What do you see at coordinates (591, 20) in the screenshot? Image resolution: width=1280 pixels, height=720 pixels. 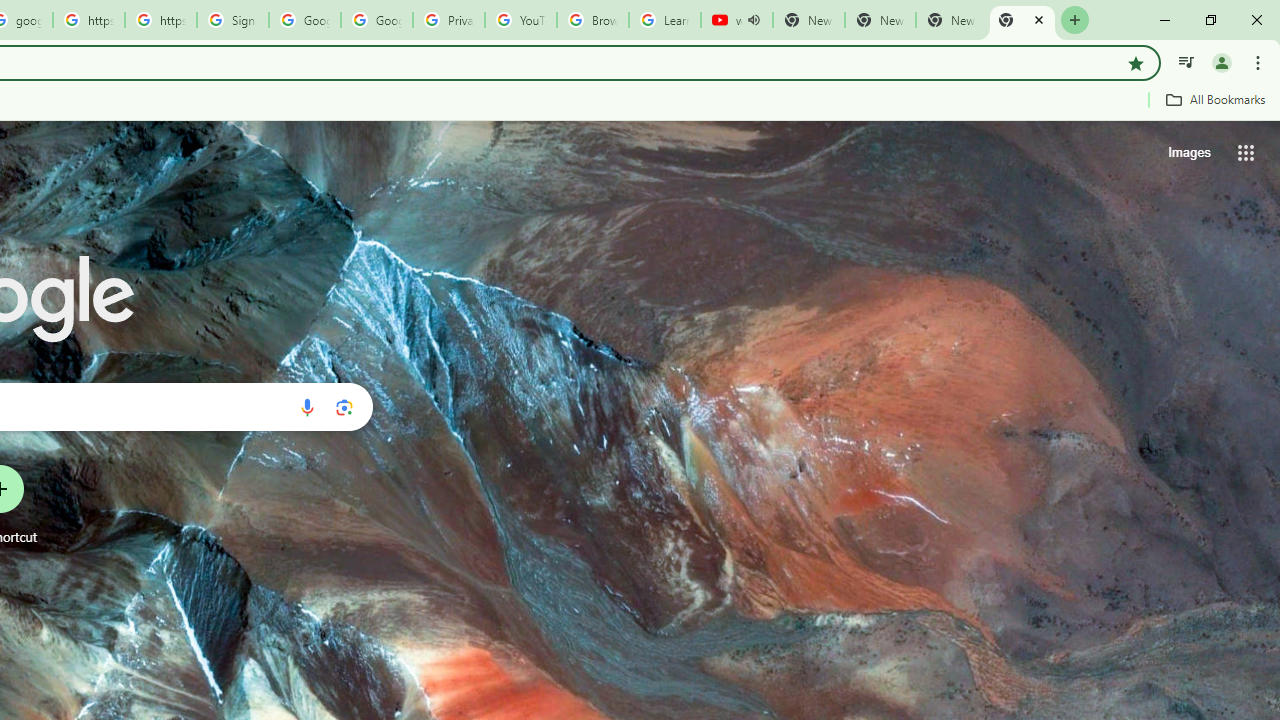 I see `'Browse Chrome as a guest - Computer - Google Chrome Help'` at bounding box center [591, 20].